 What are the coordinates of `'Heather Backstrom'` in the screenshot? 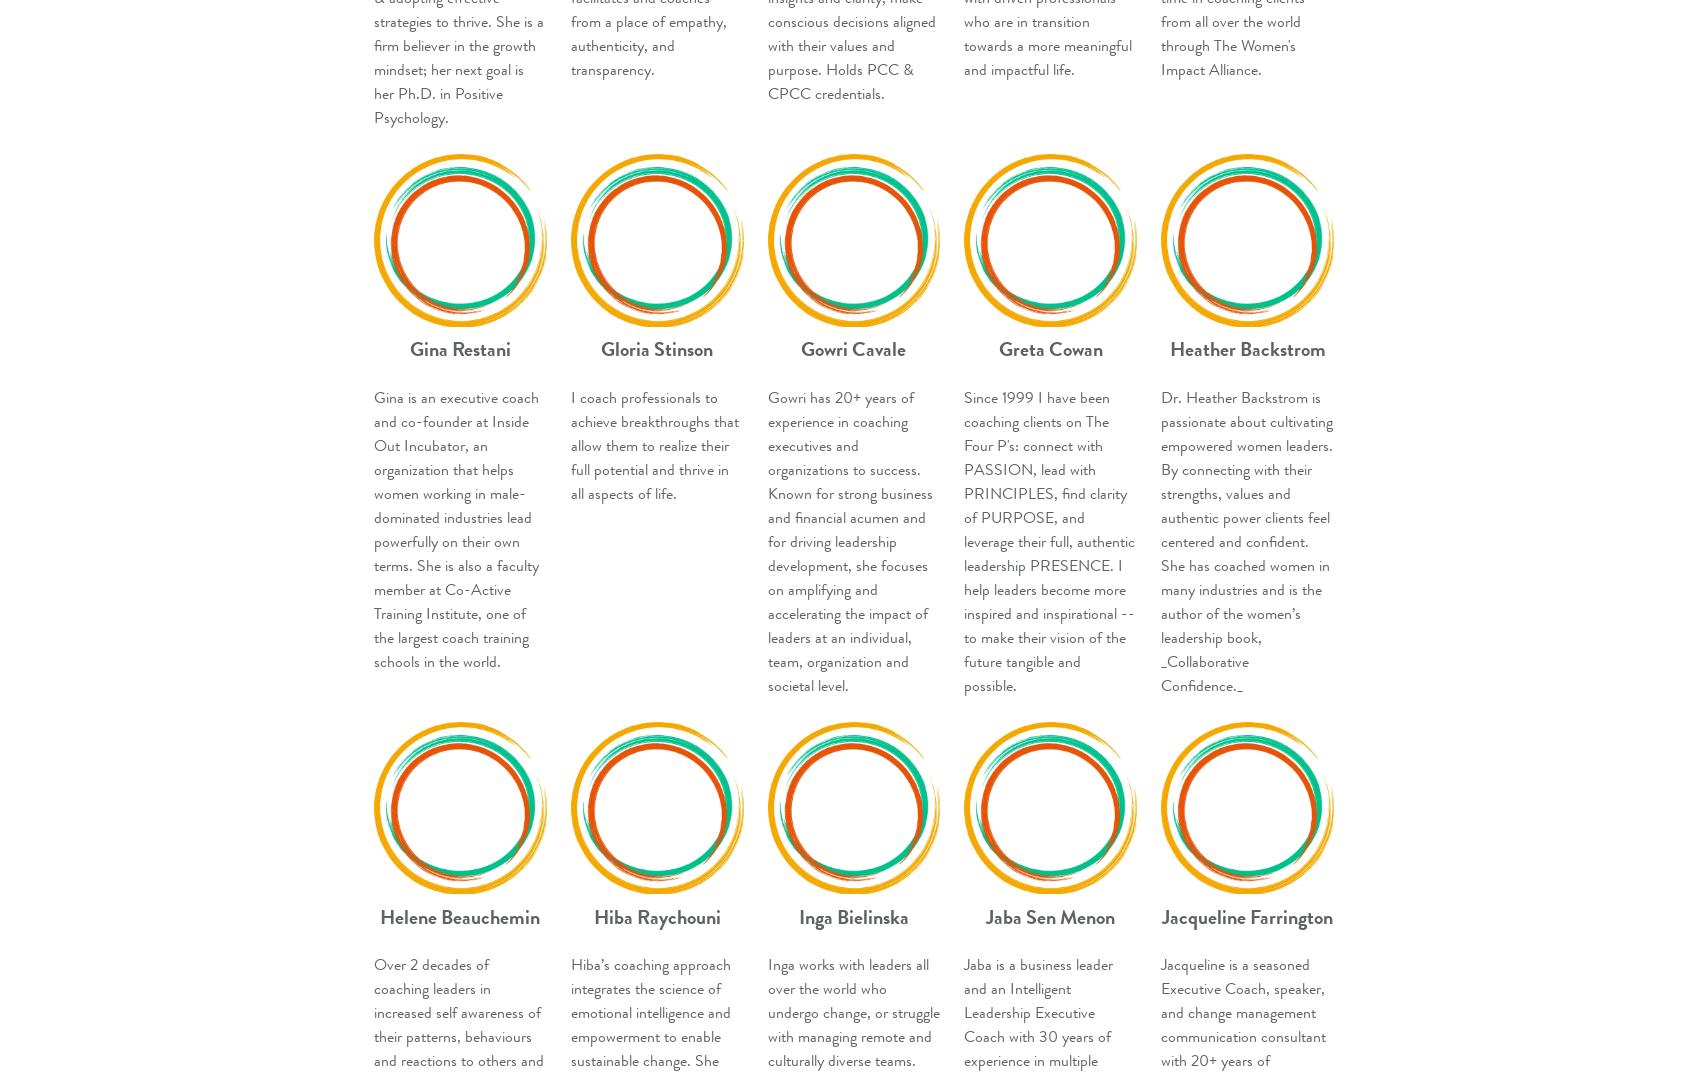 It's located at (1168, 349).